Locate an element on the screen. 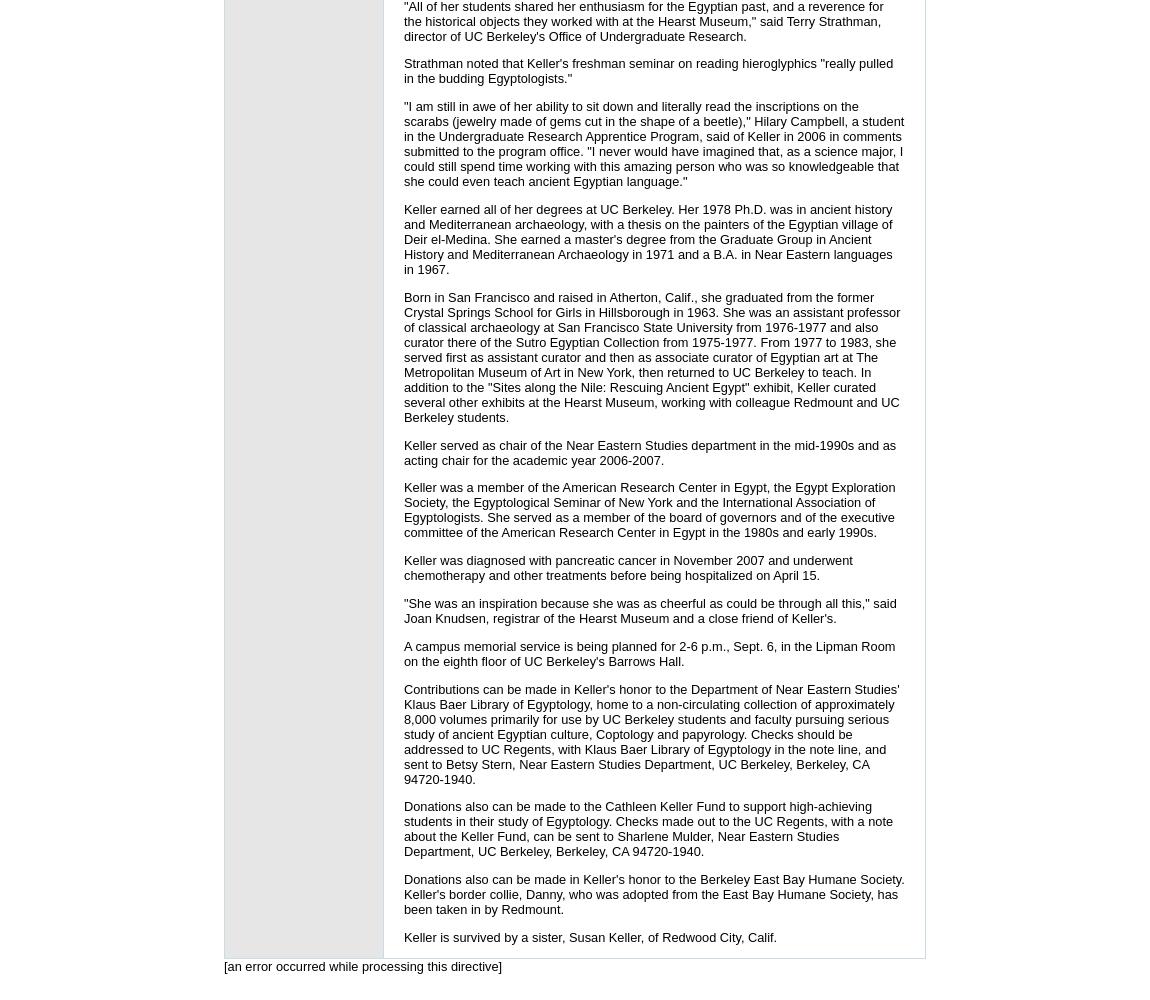  '"I am still in awe of her ability to sit down and literally read the inscriptions on the scarabs (jewelry made of gems cut in the shape of a beetle)," Hilary Campbell, a student in the Undergraduate Research Apprentice Program, said of Keller in 2006 in comments submitted to the program office. "I never would have imagined that, as a science major, I could still spend time working with this amazing person who was so knowledgeable that she could even teach ancient Egyptian language."' is located at coordinates (653, 144).